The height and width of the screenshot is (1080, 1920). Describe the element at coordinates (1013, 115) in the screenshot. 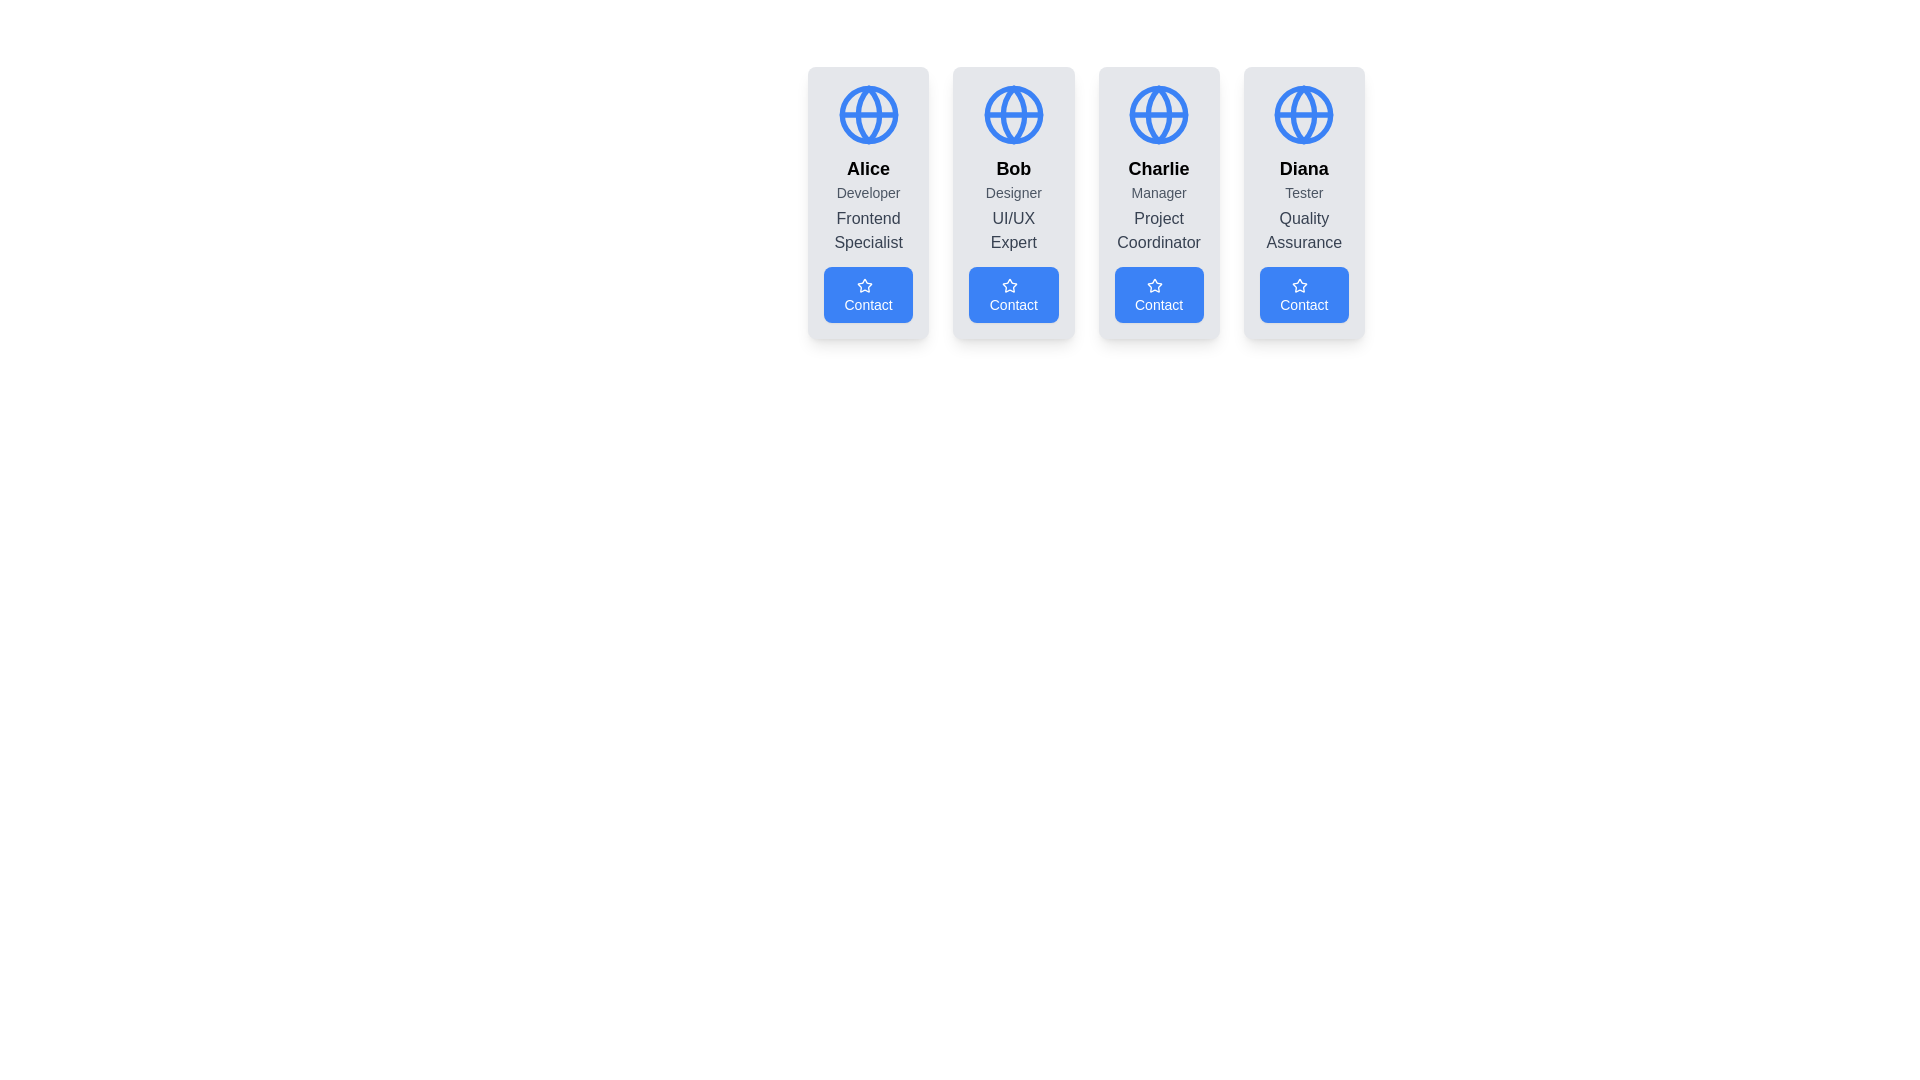

I see `the globe icon SVG, which is styled with rounded lines and positioned at the top of the card titled 'Bob' in a horizontal card layout` at that location.